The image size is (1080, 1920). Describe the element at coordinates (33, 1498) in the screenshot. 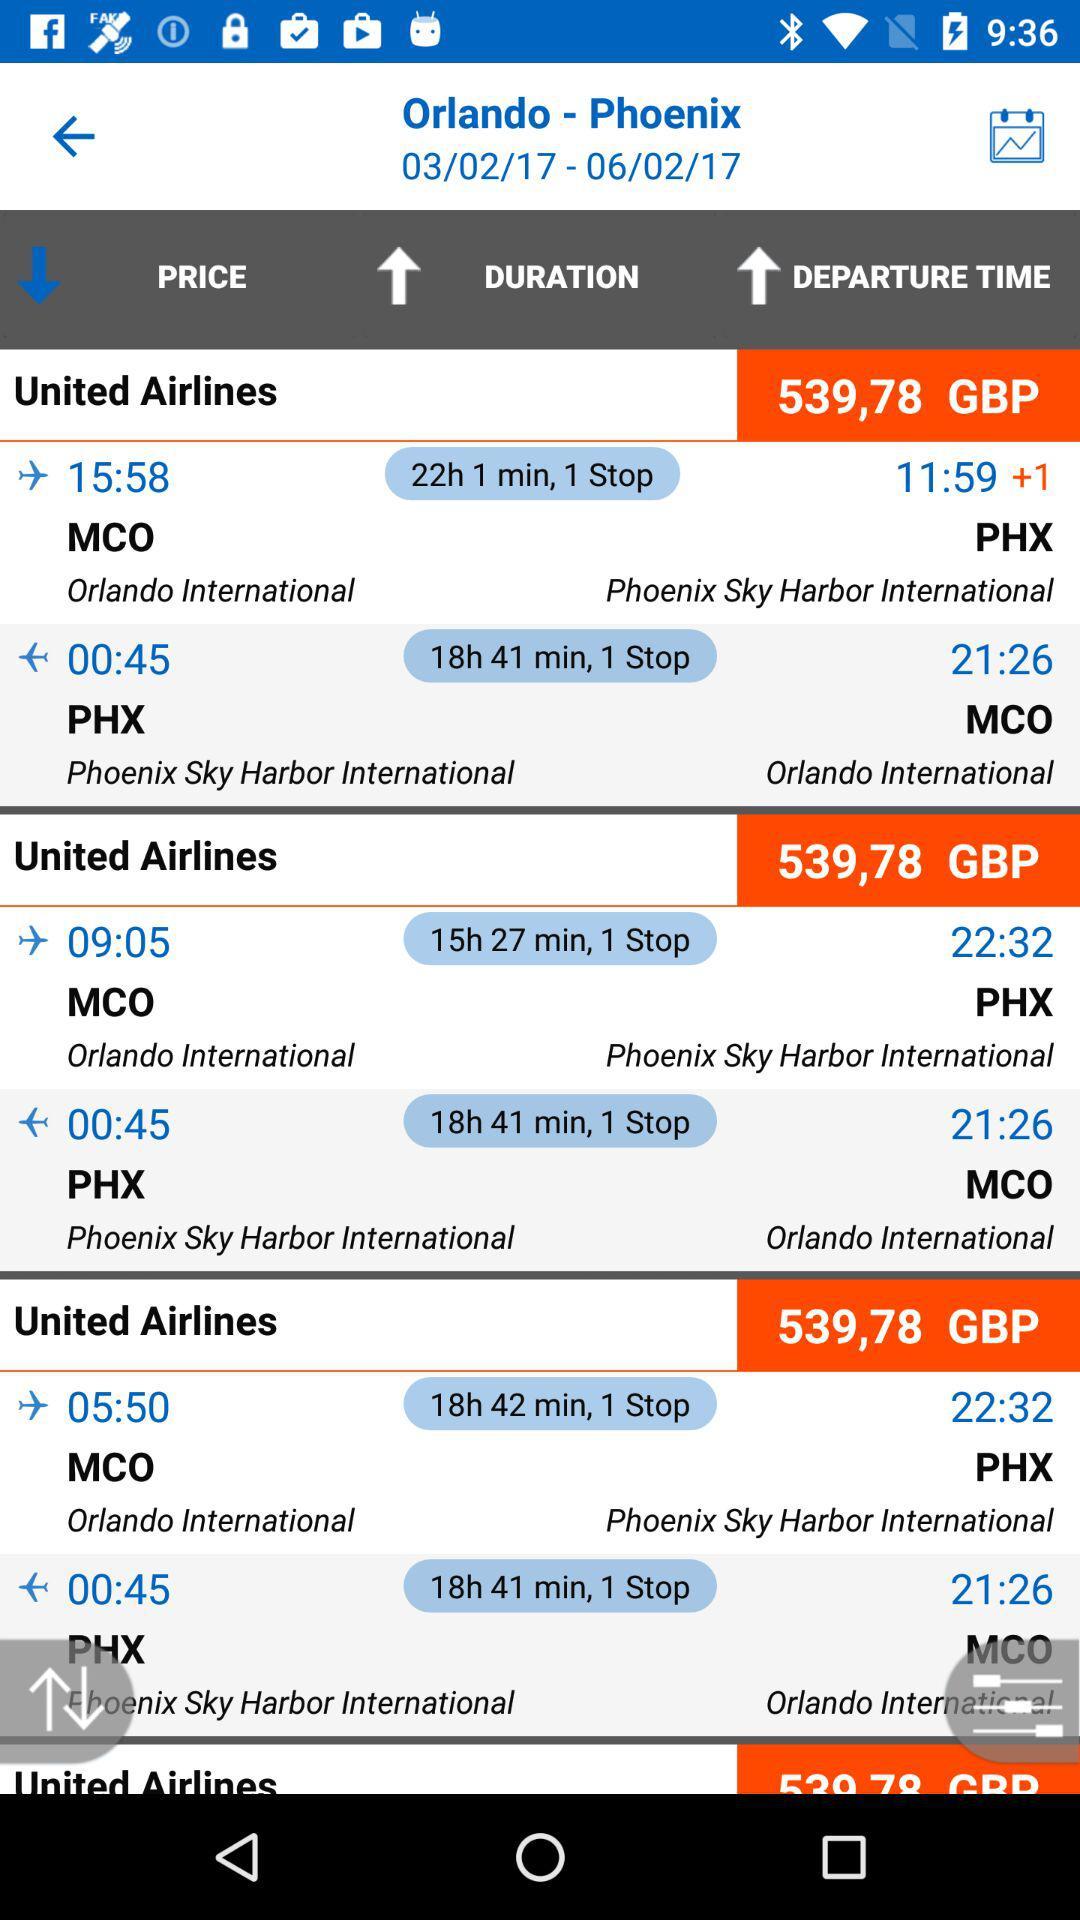

I see `the item above orlando international` at that location.